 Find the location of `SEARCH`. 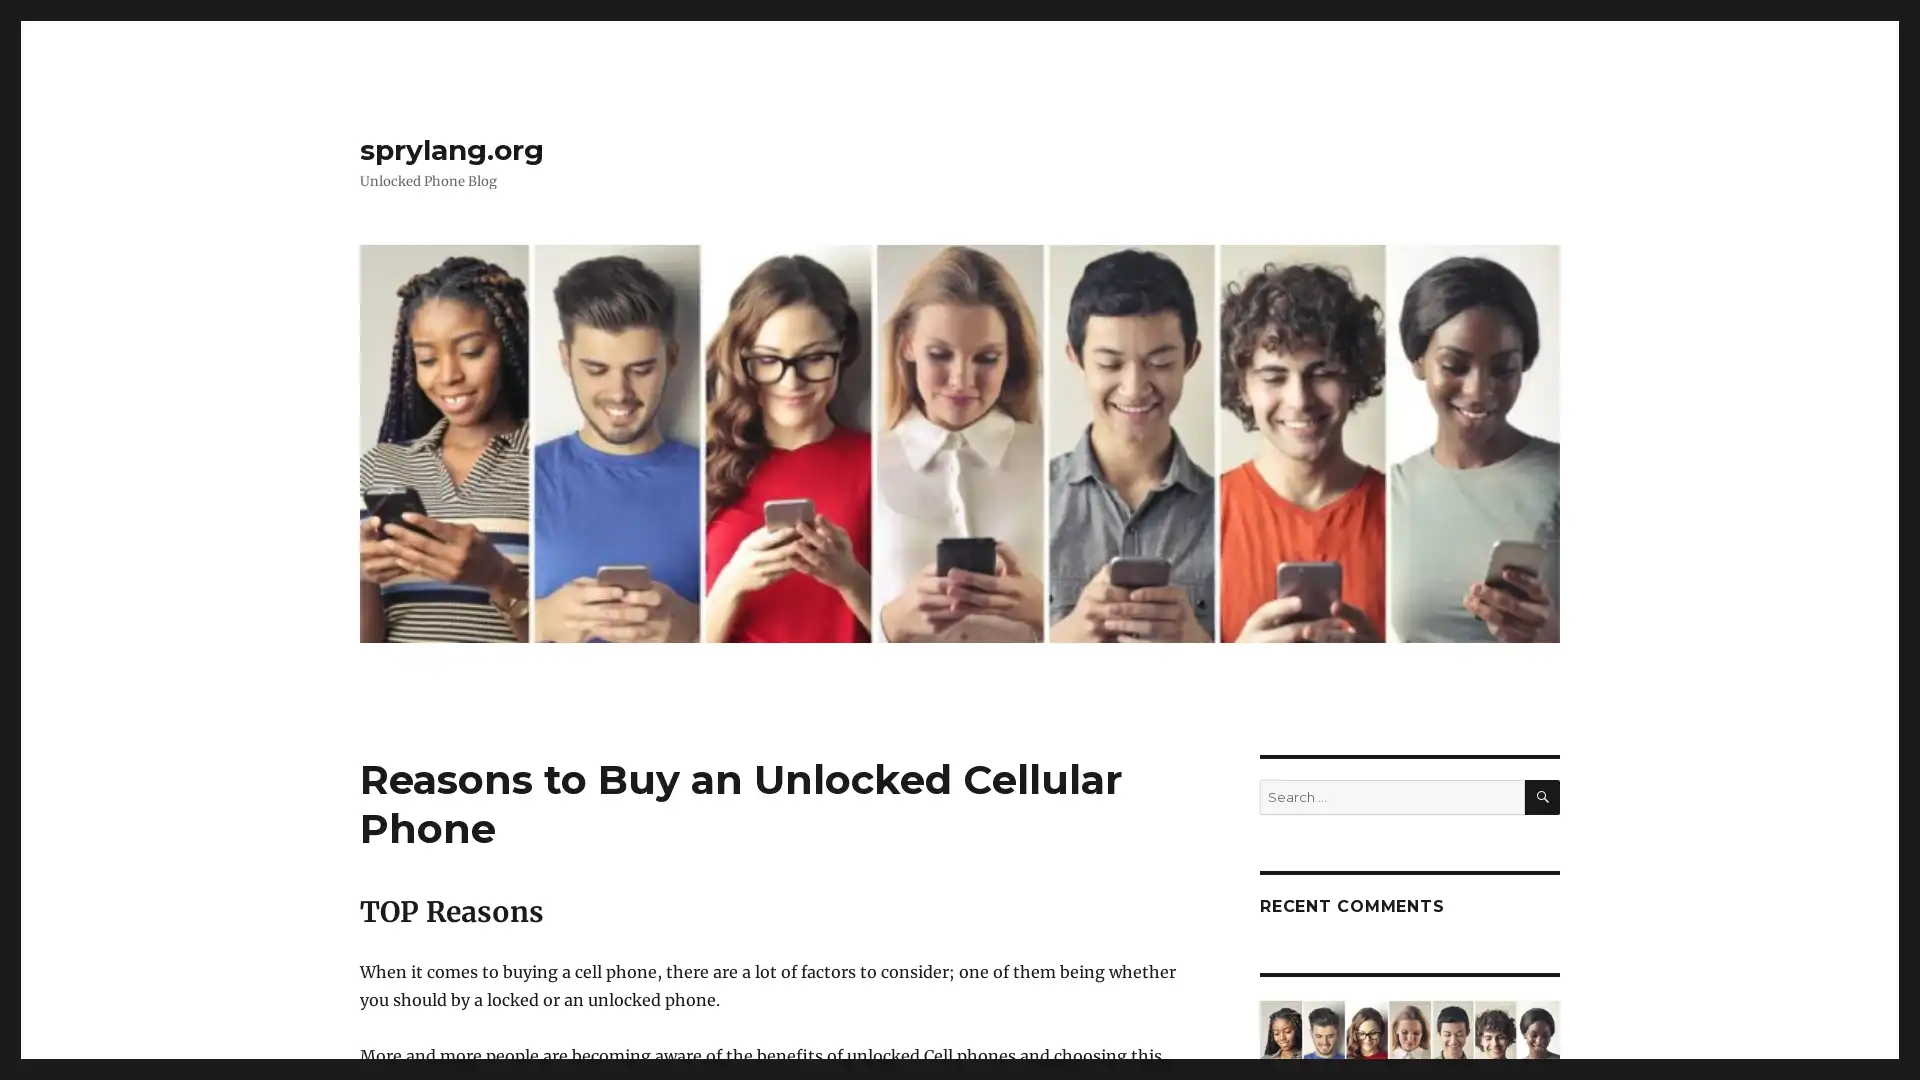

SEARCH is located at coordinates (1541, 797).